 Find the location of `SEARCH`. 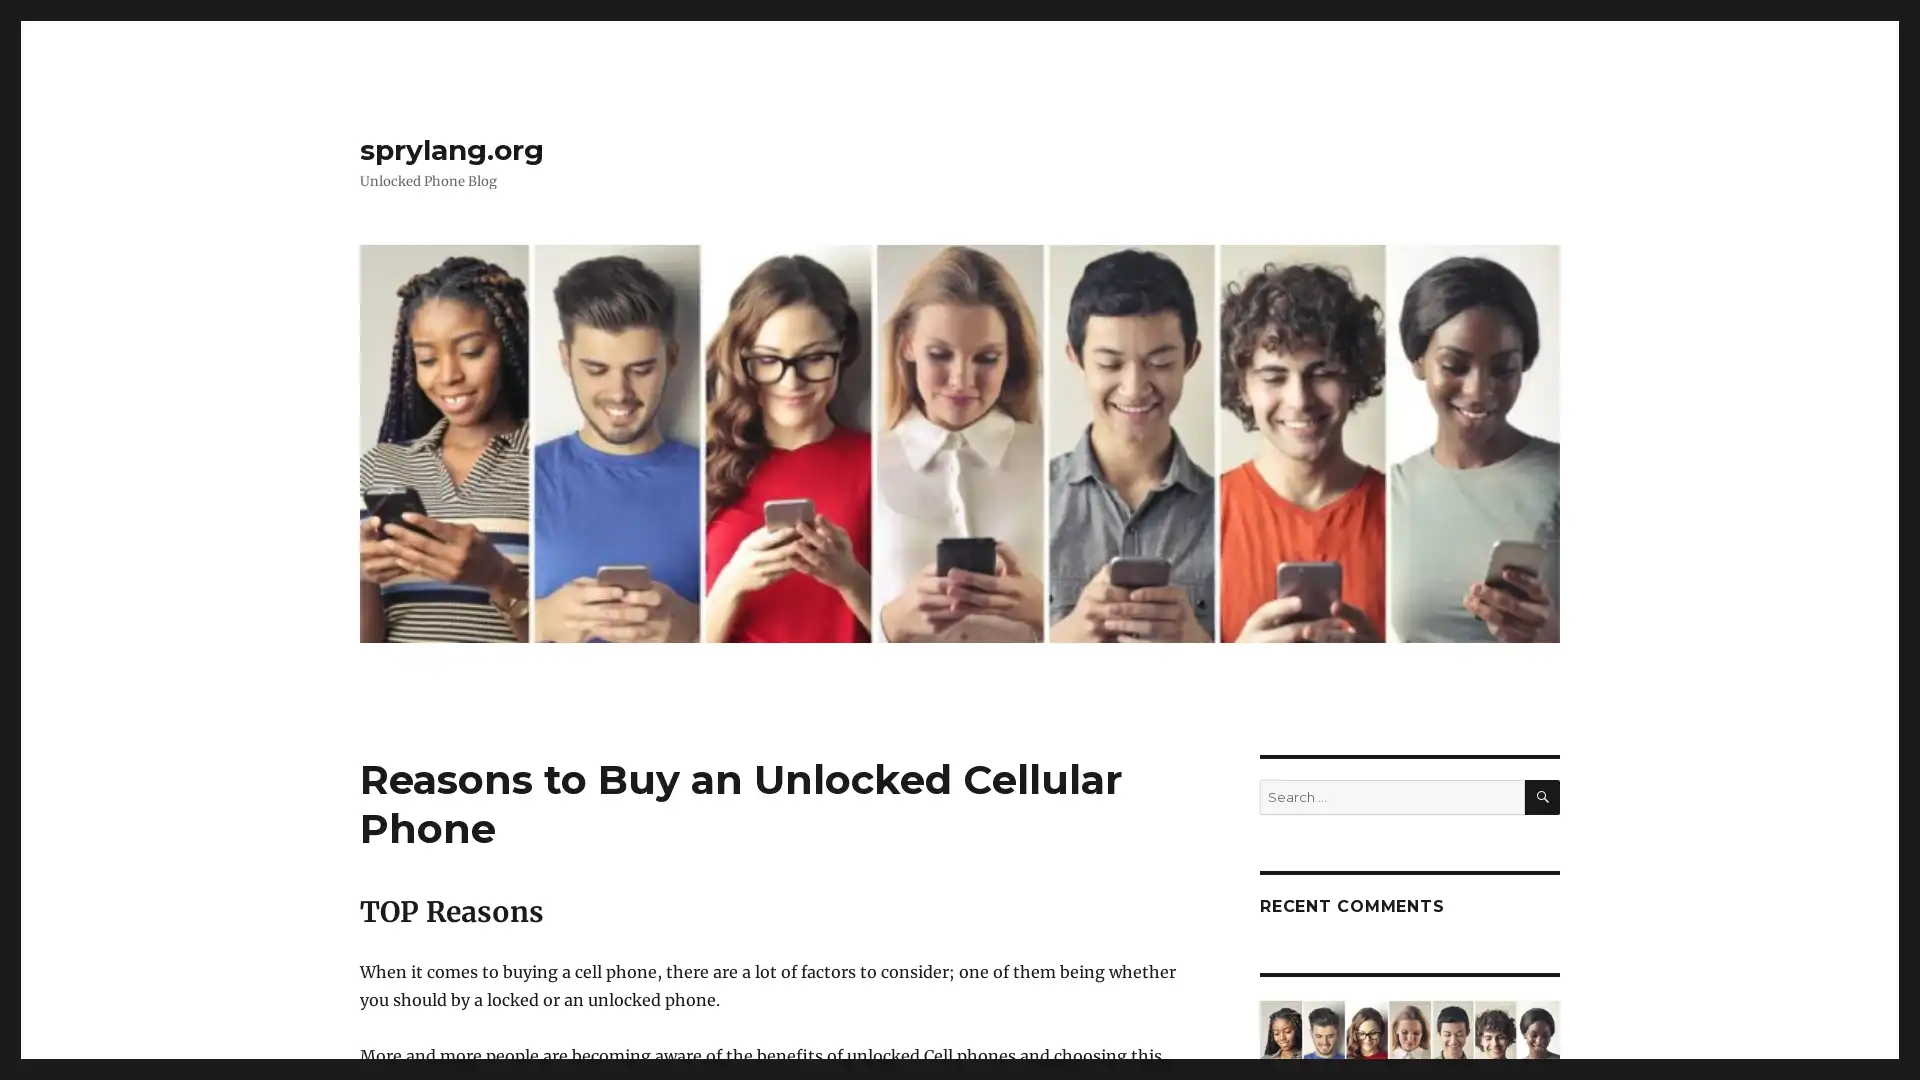

SEARCH is located at coordinates (1541, 797).